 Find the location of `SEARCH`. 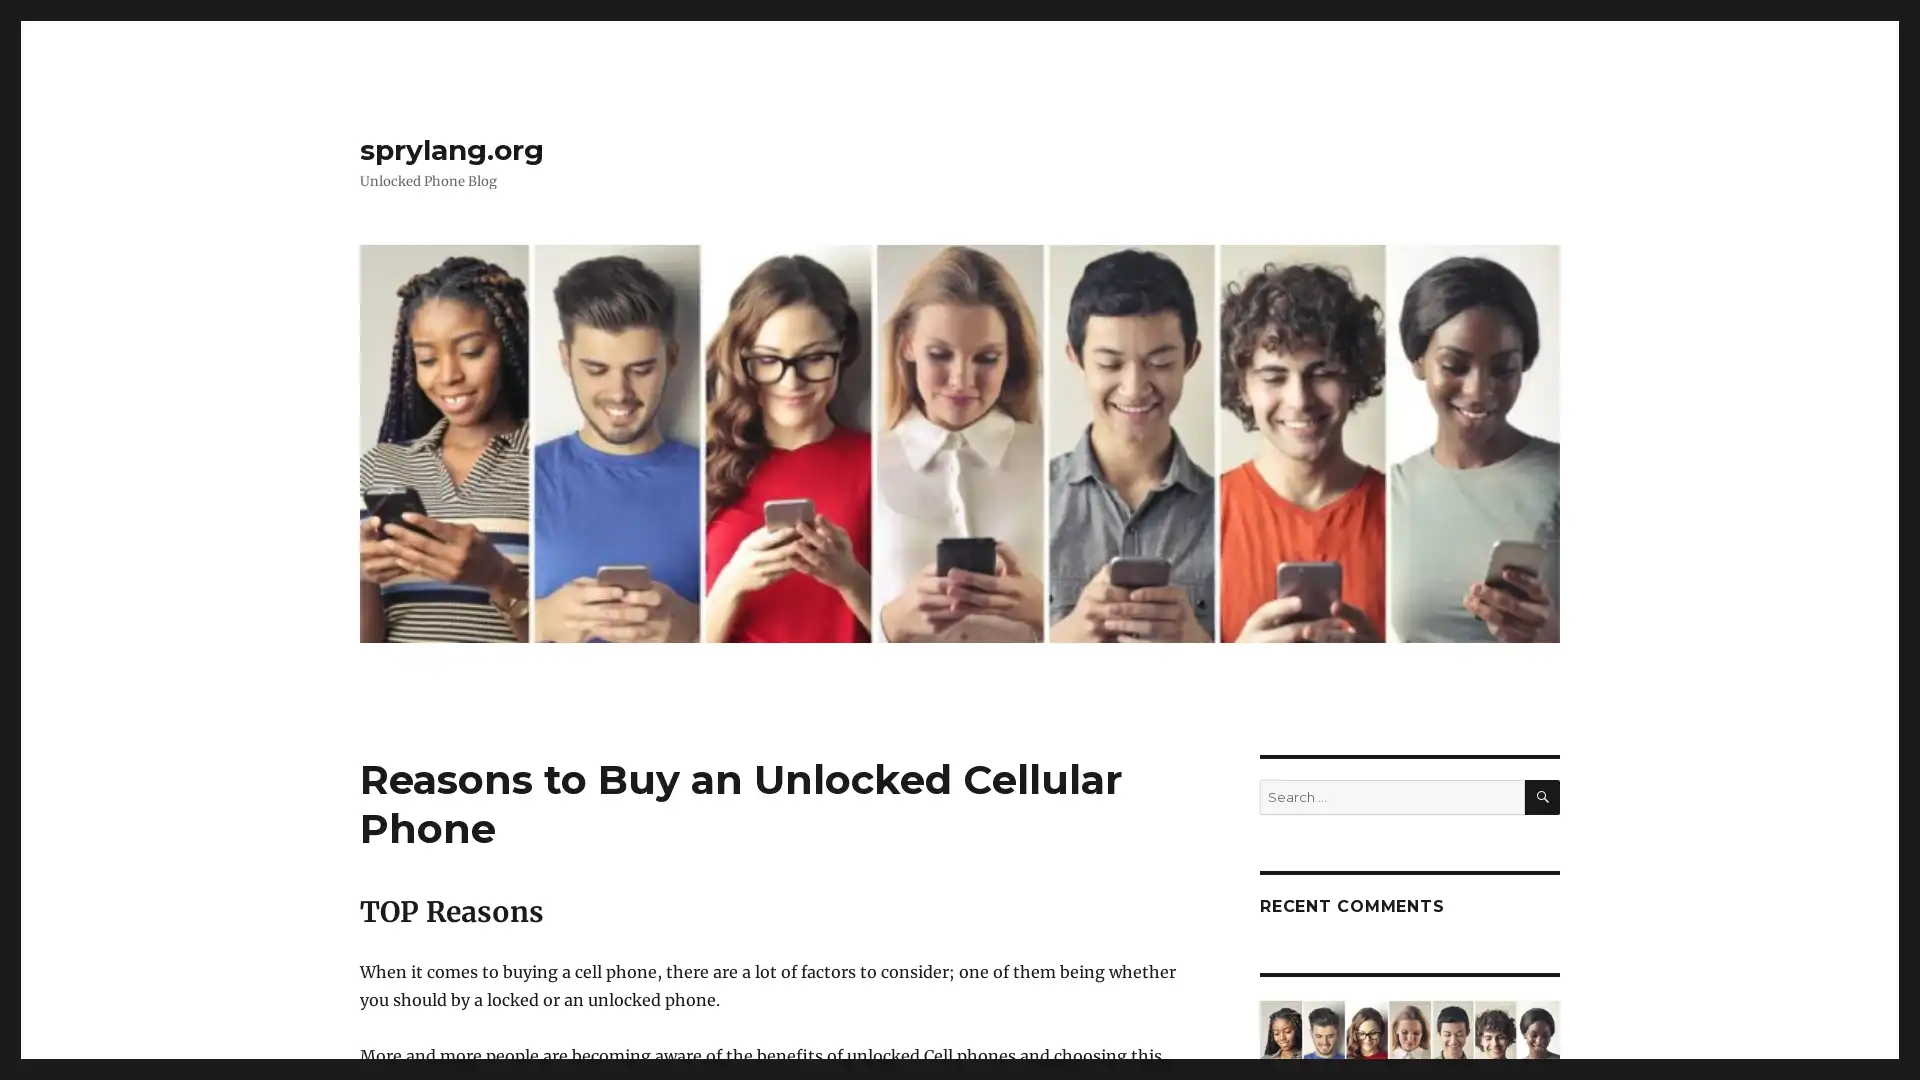

SEARCH is located at coordinates (1541, 797).